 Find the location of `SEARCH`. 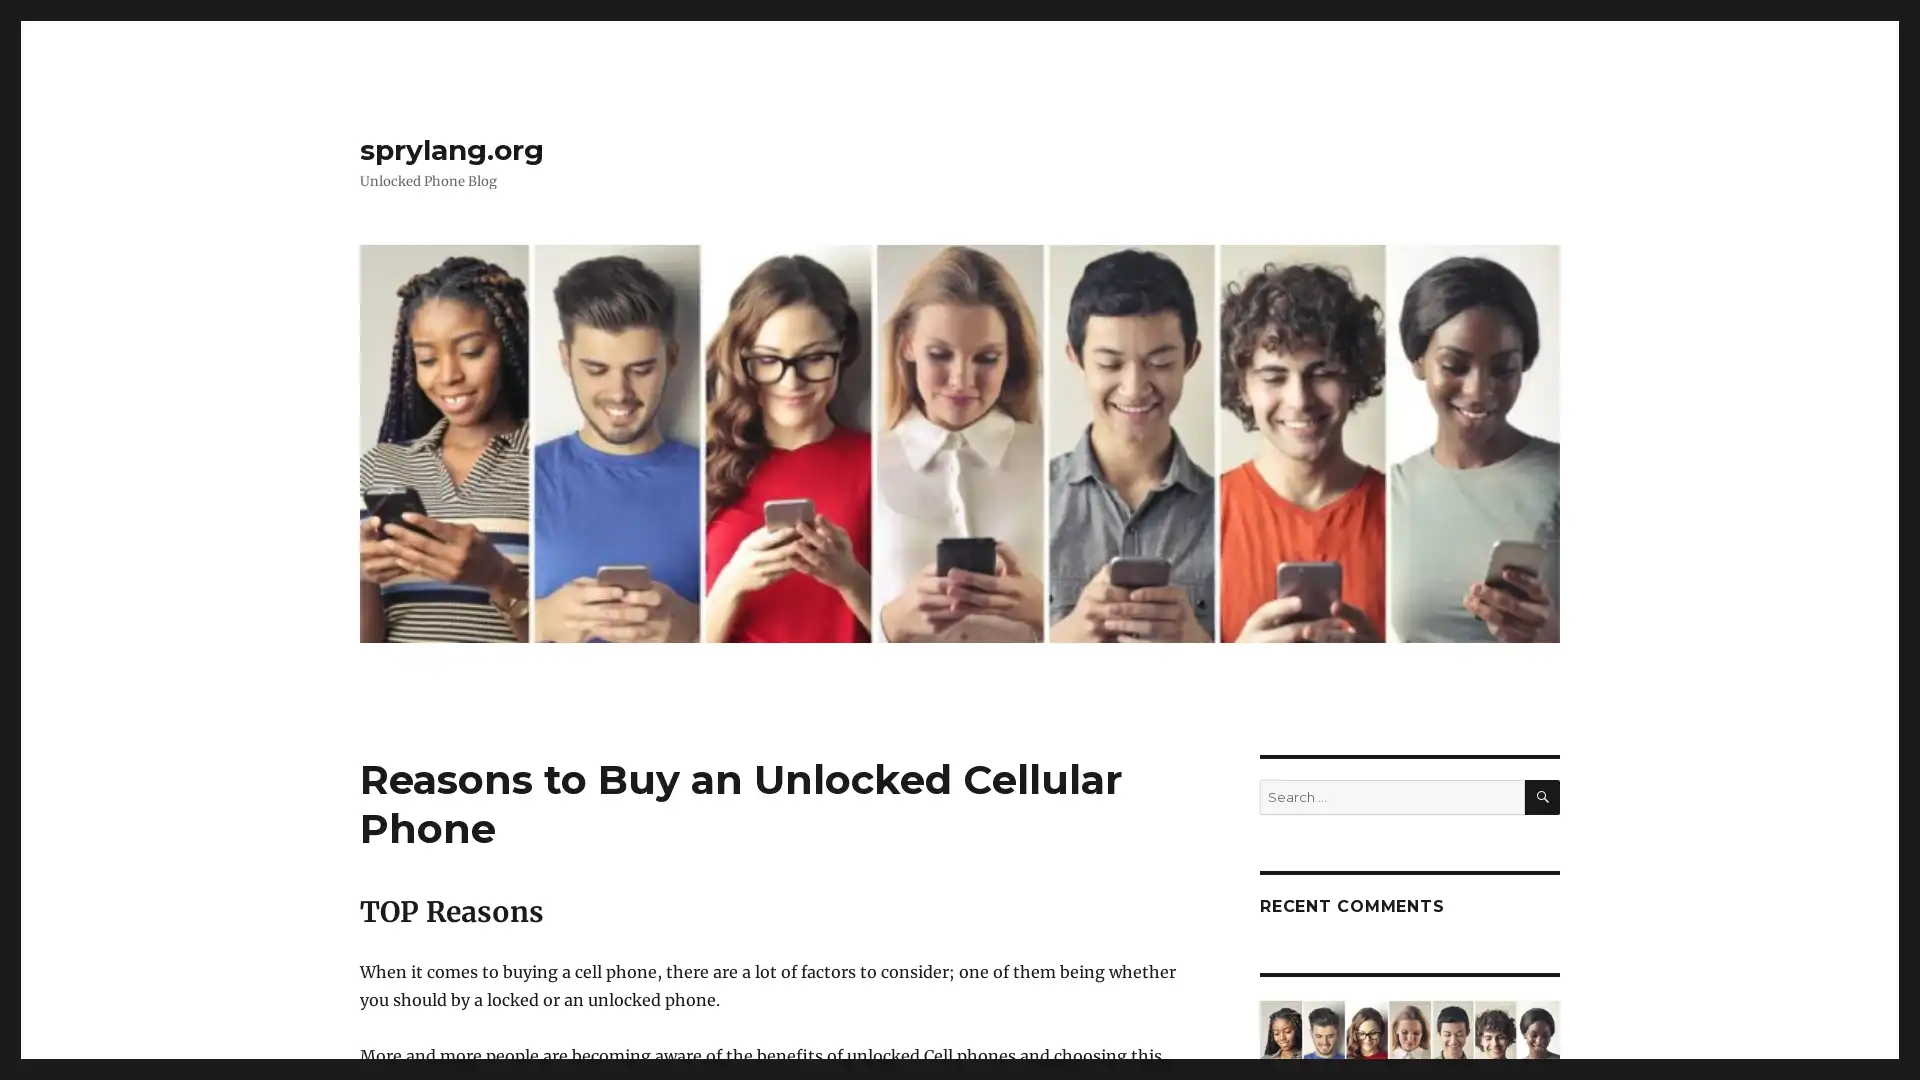

SEARCH is located at coordinates (1541, 797).